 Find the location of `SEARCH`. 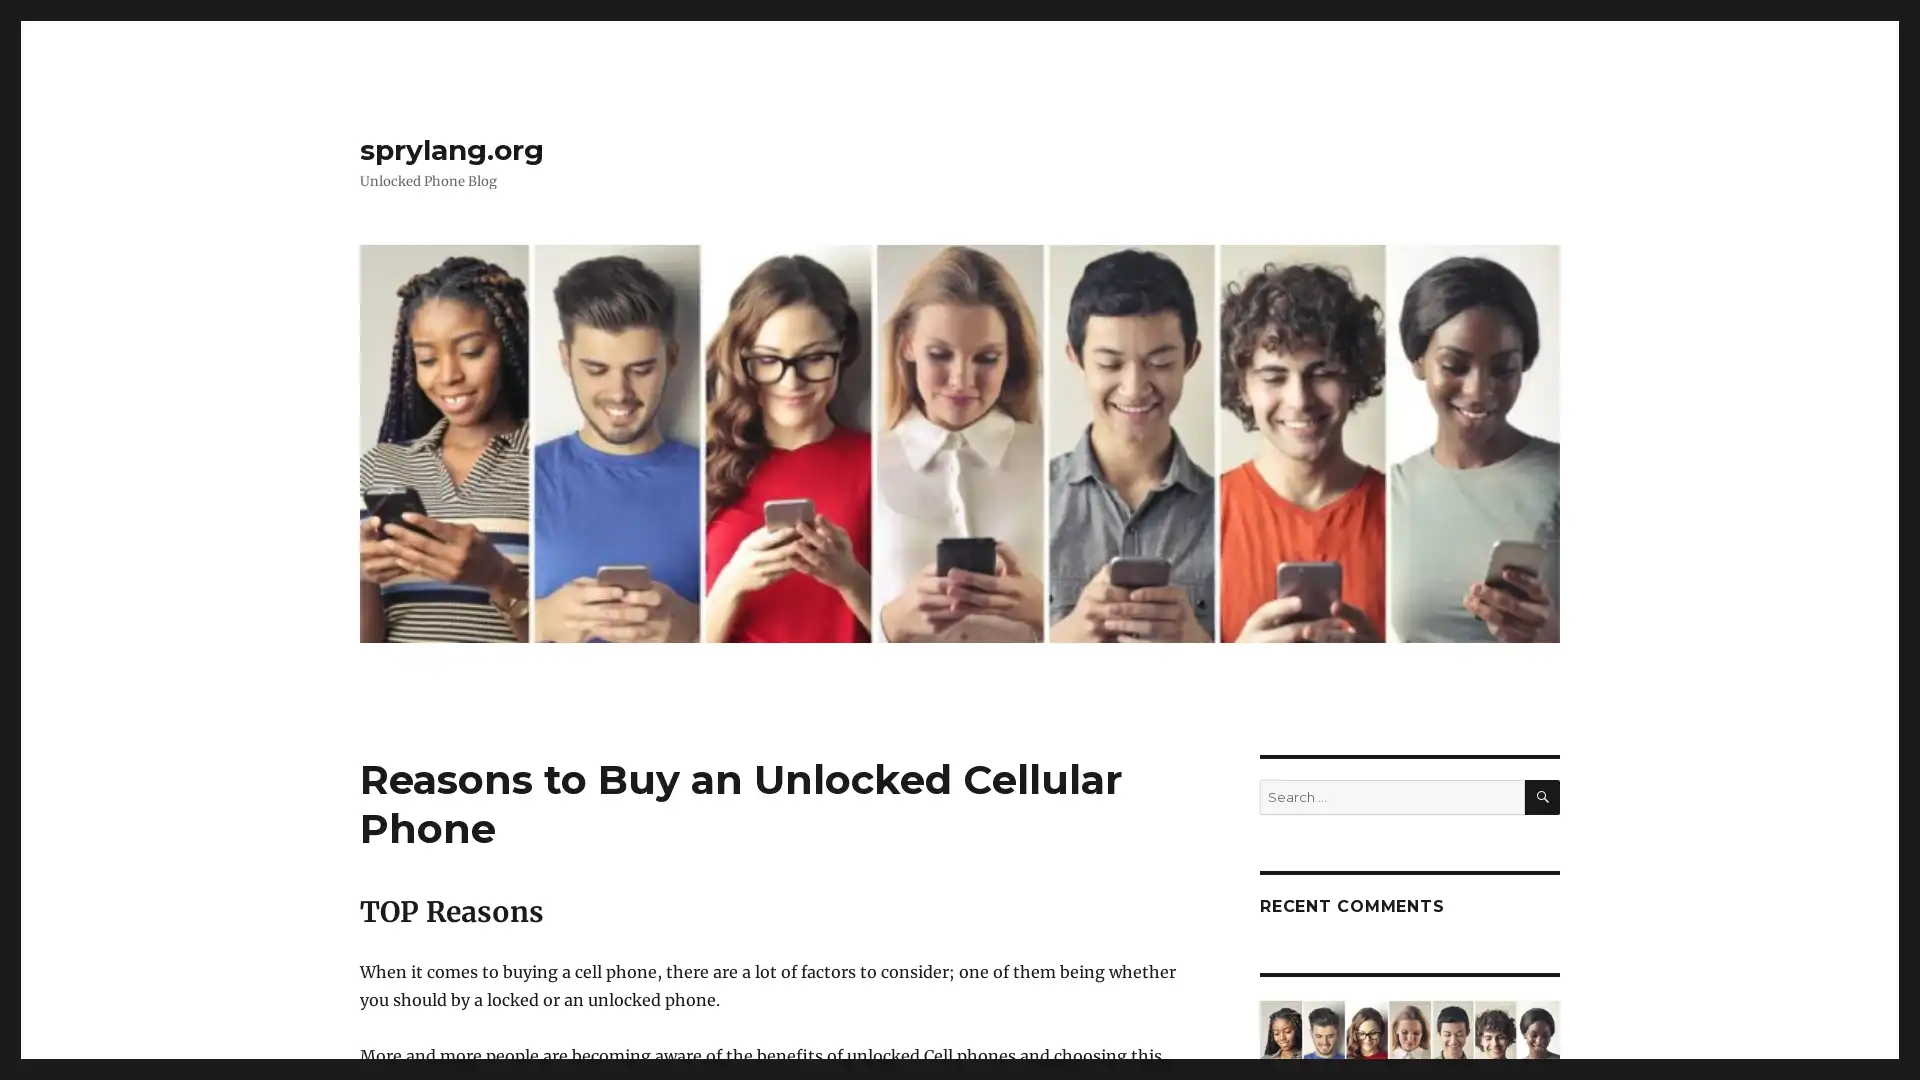

SEARCH is located at coordinates (1541, 797).